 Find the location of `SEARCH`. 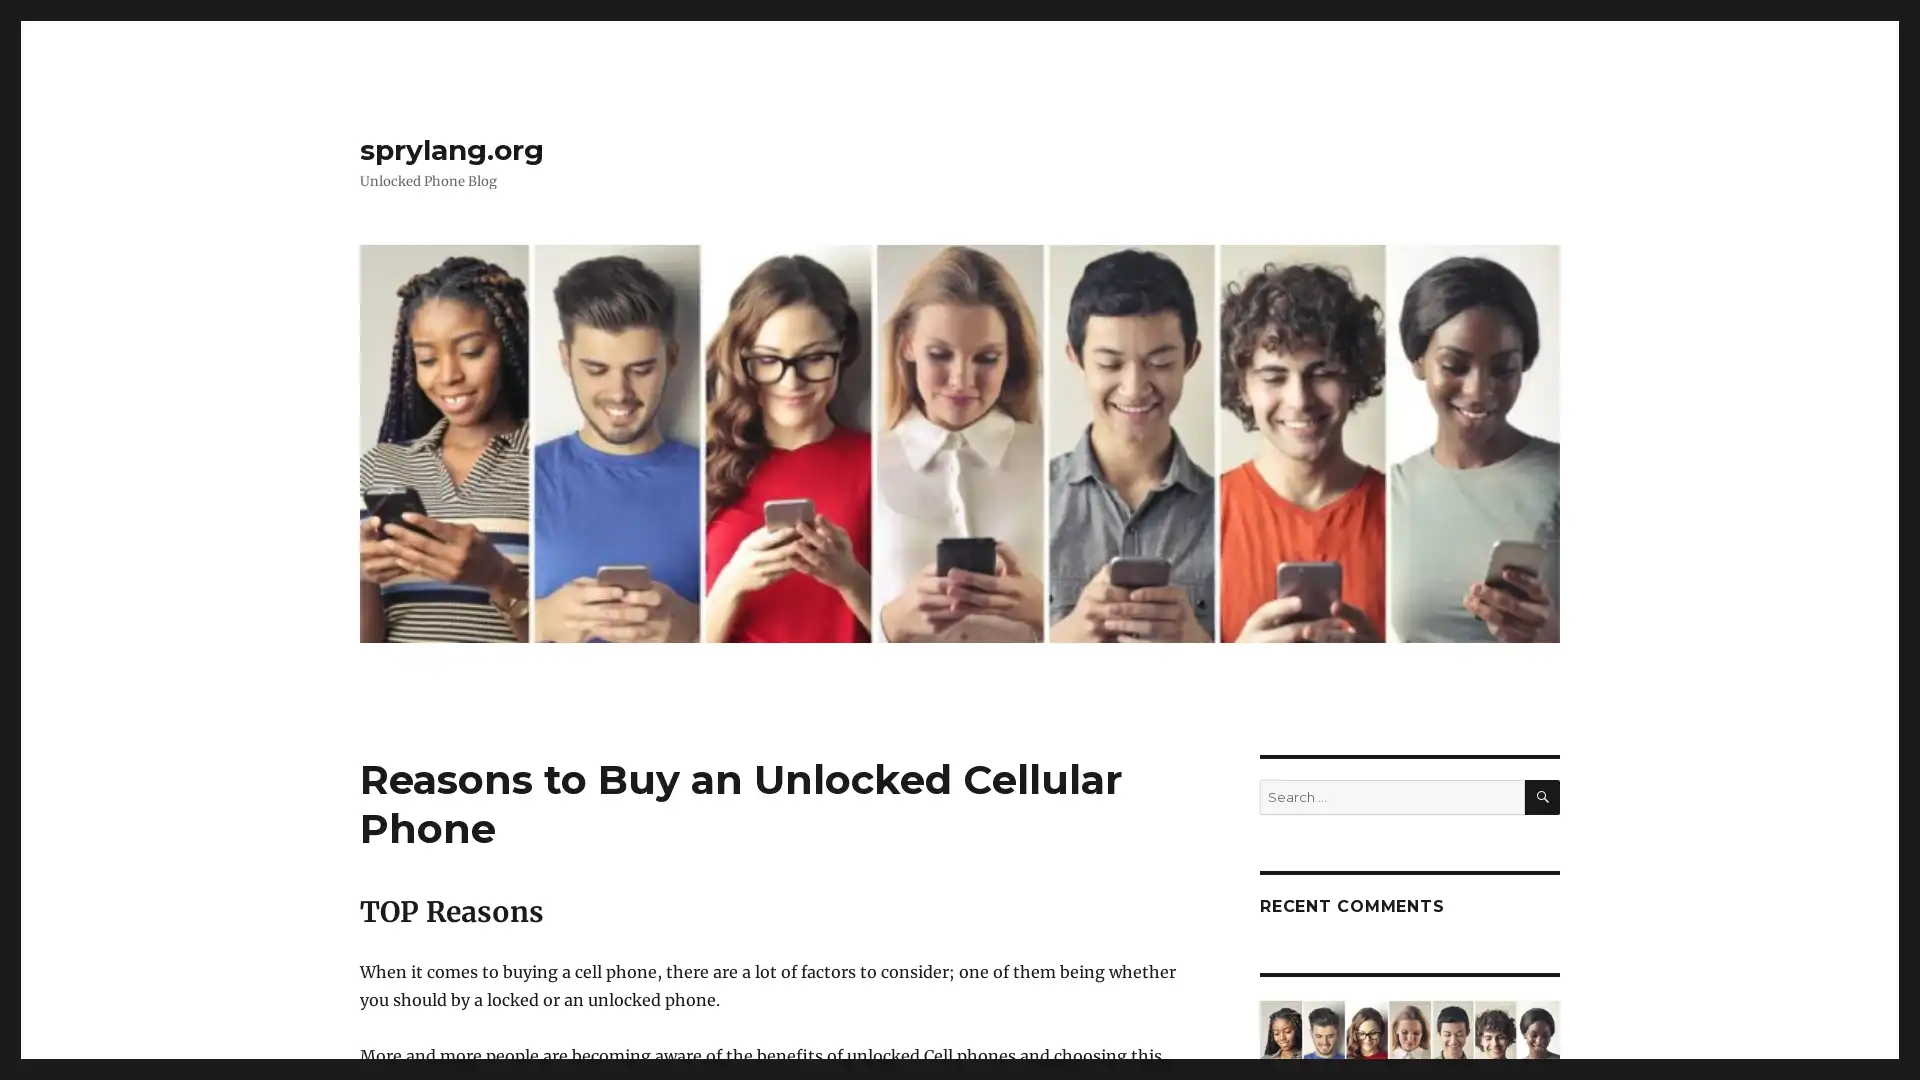

SEARCH is located at coordinates (1541, 797).